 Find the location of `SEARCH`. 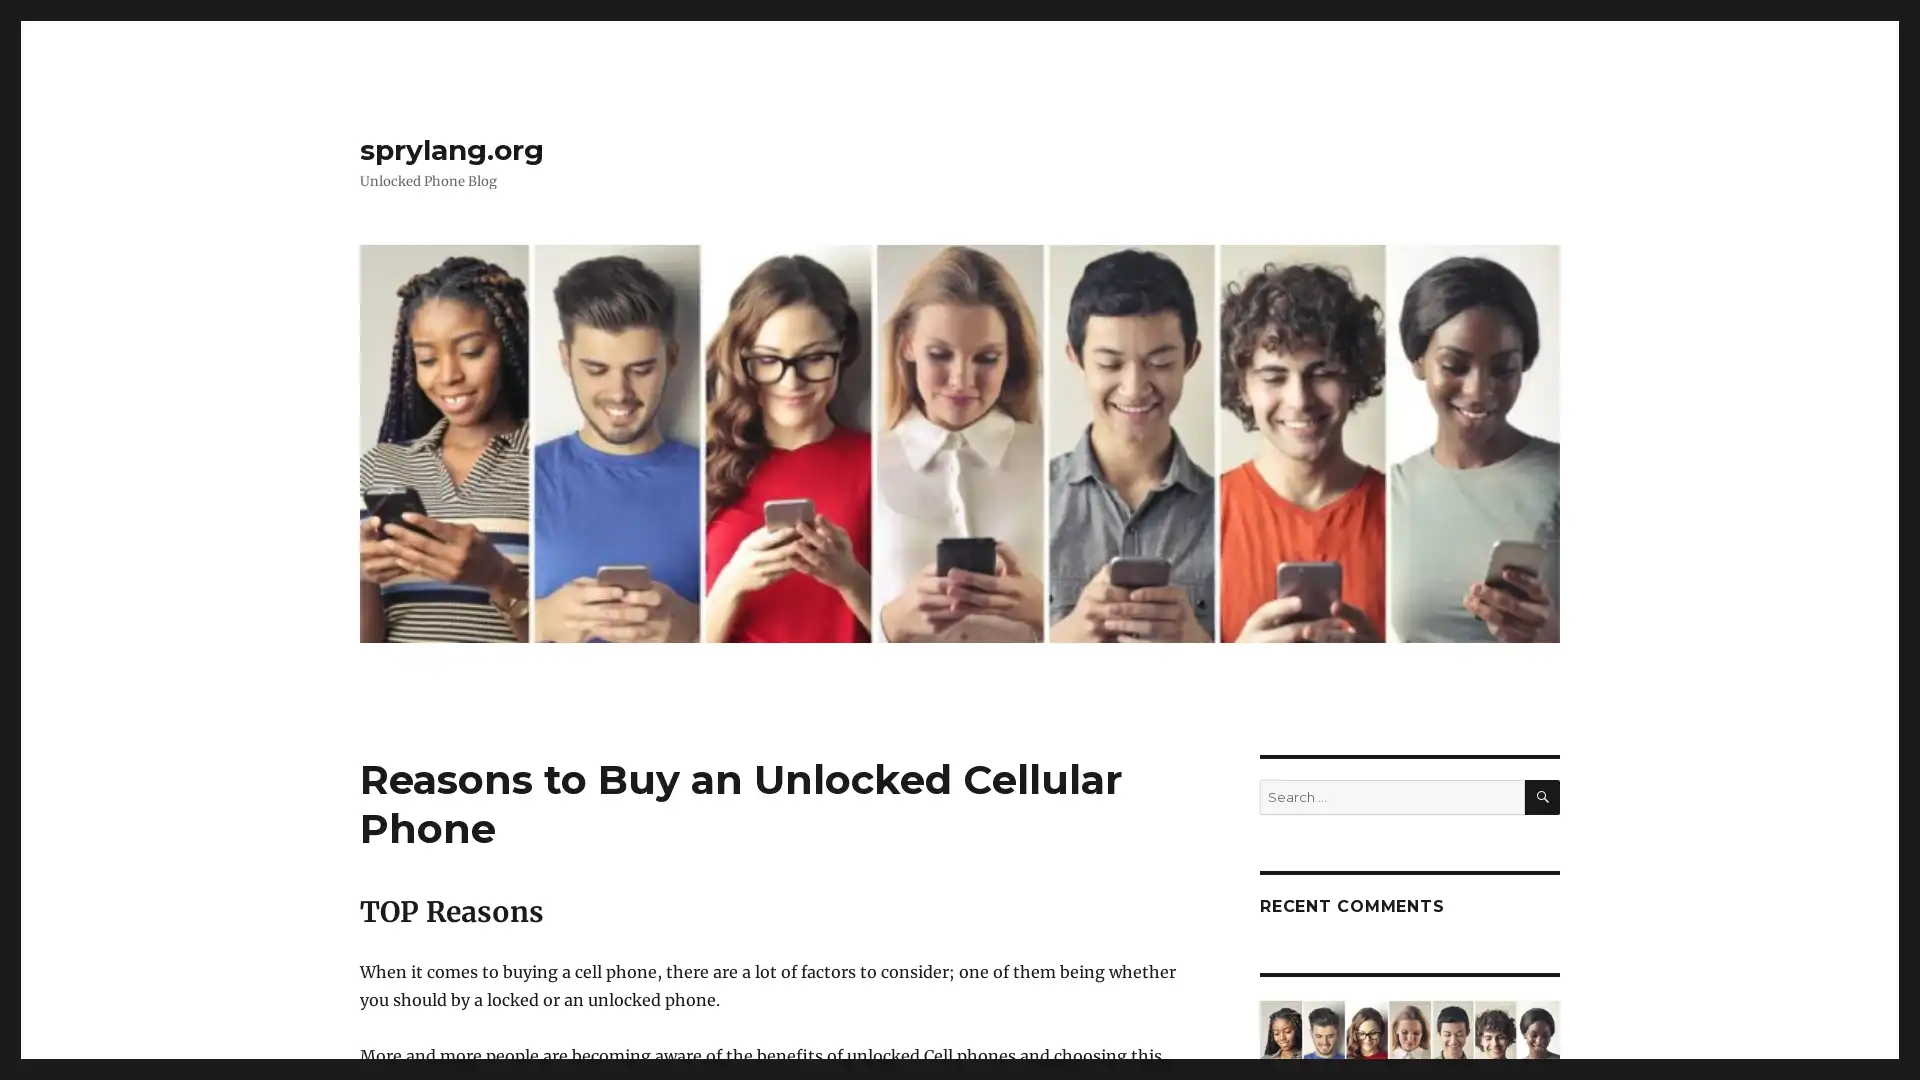

SEARCH is located at coordinates (1541, 797).